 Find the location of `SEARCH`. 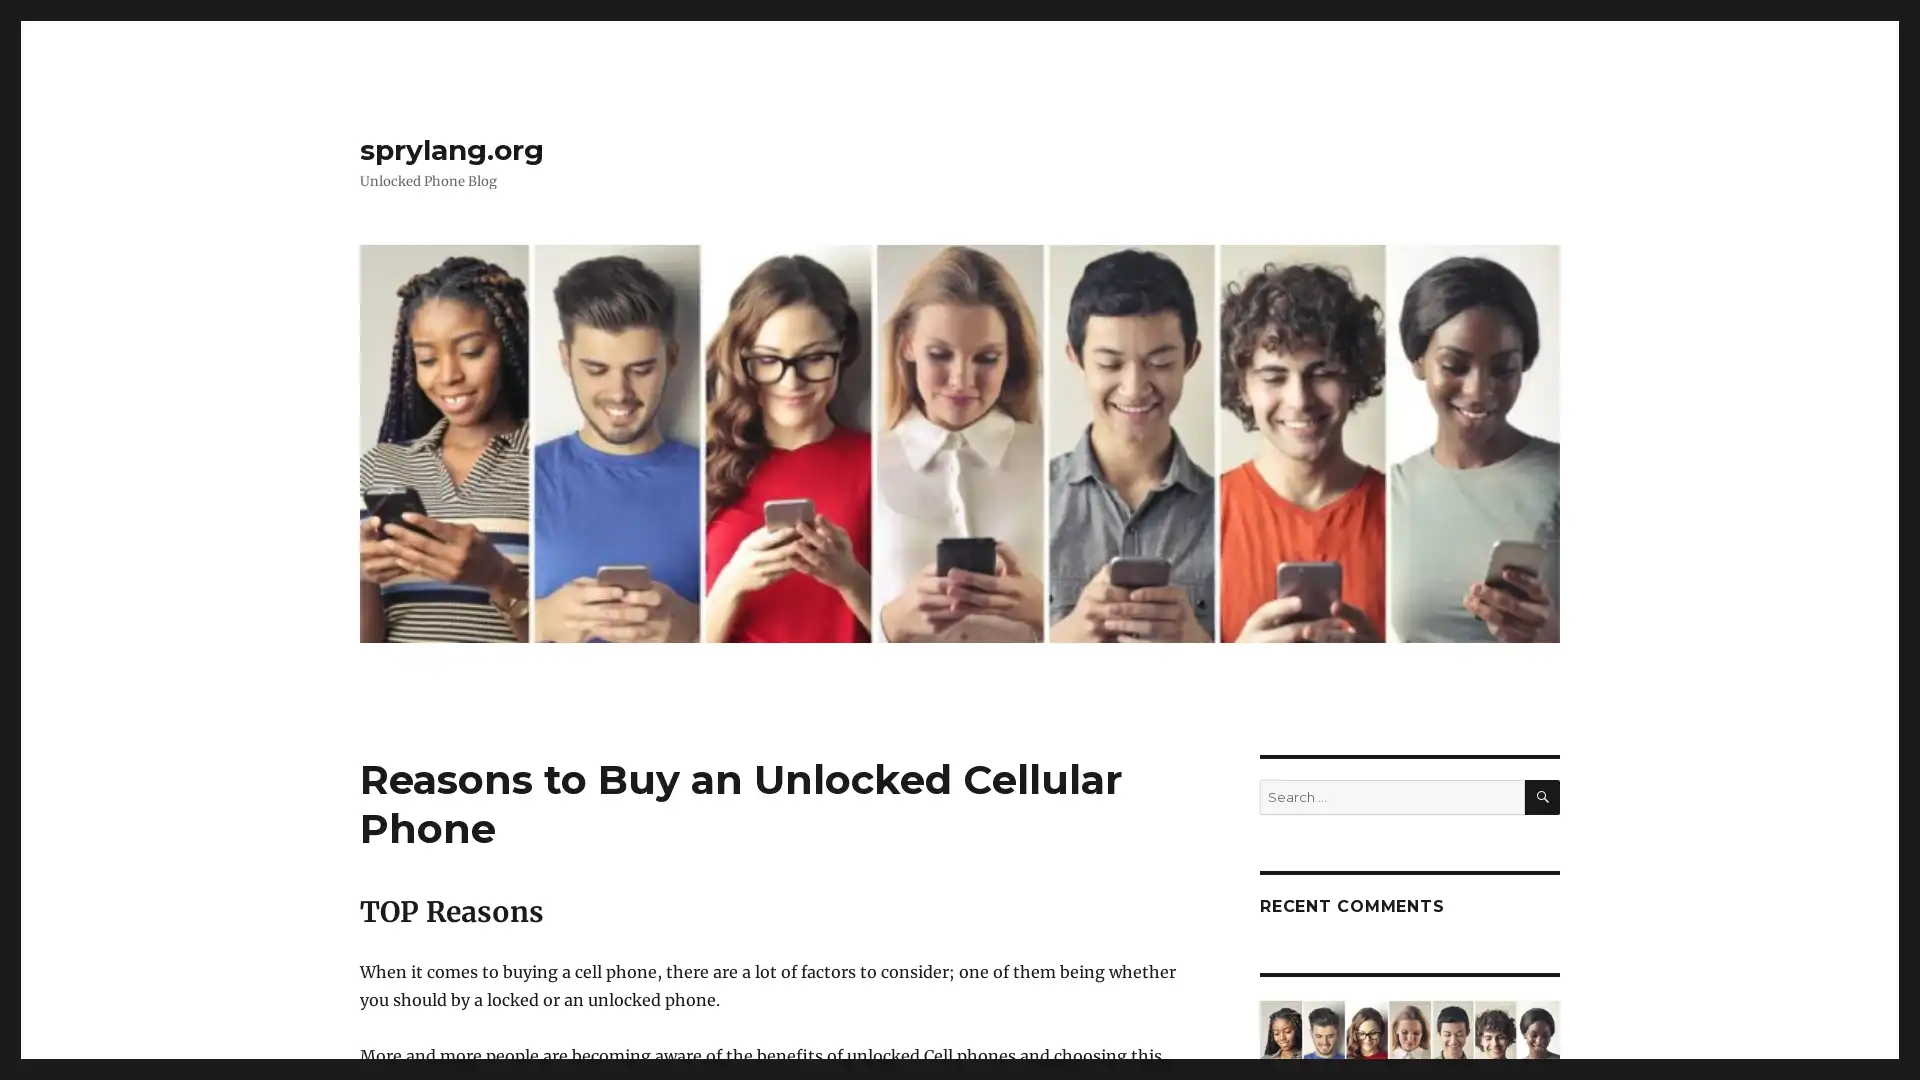

SEARCH is located at coordinates (1541, 797).